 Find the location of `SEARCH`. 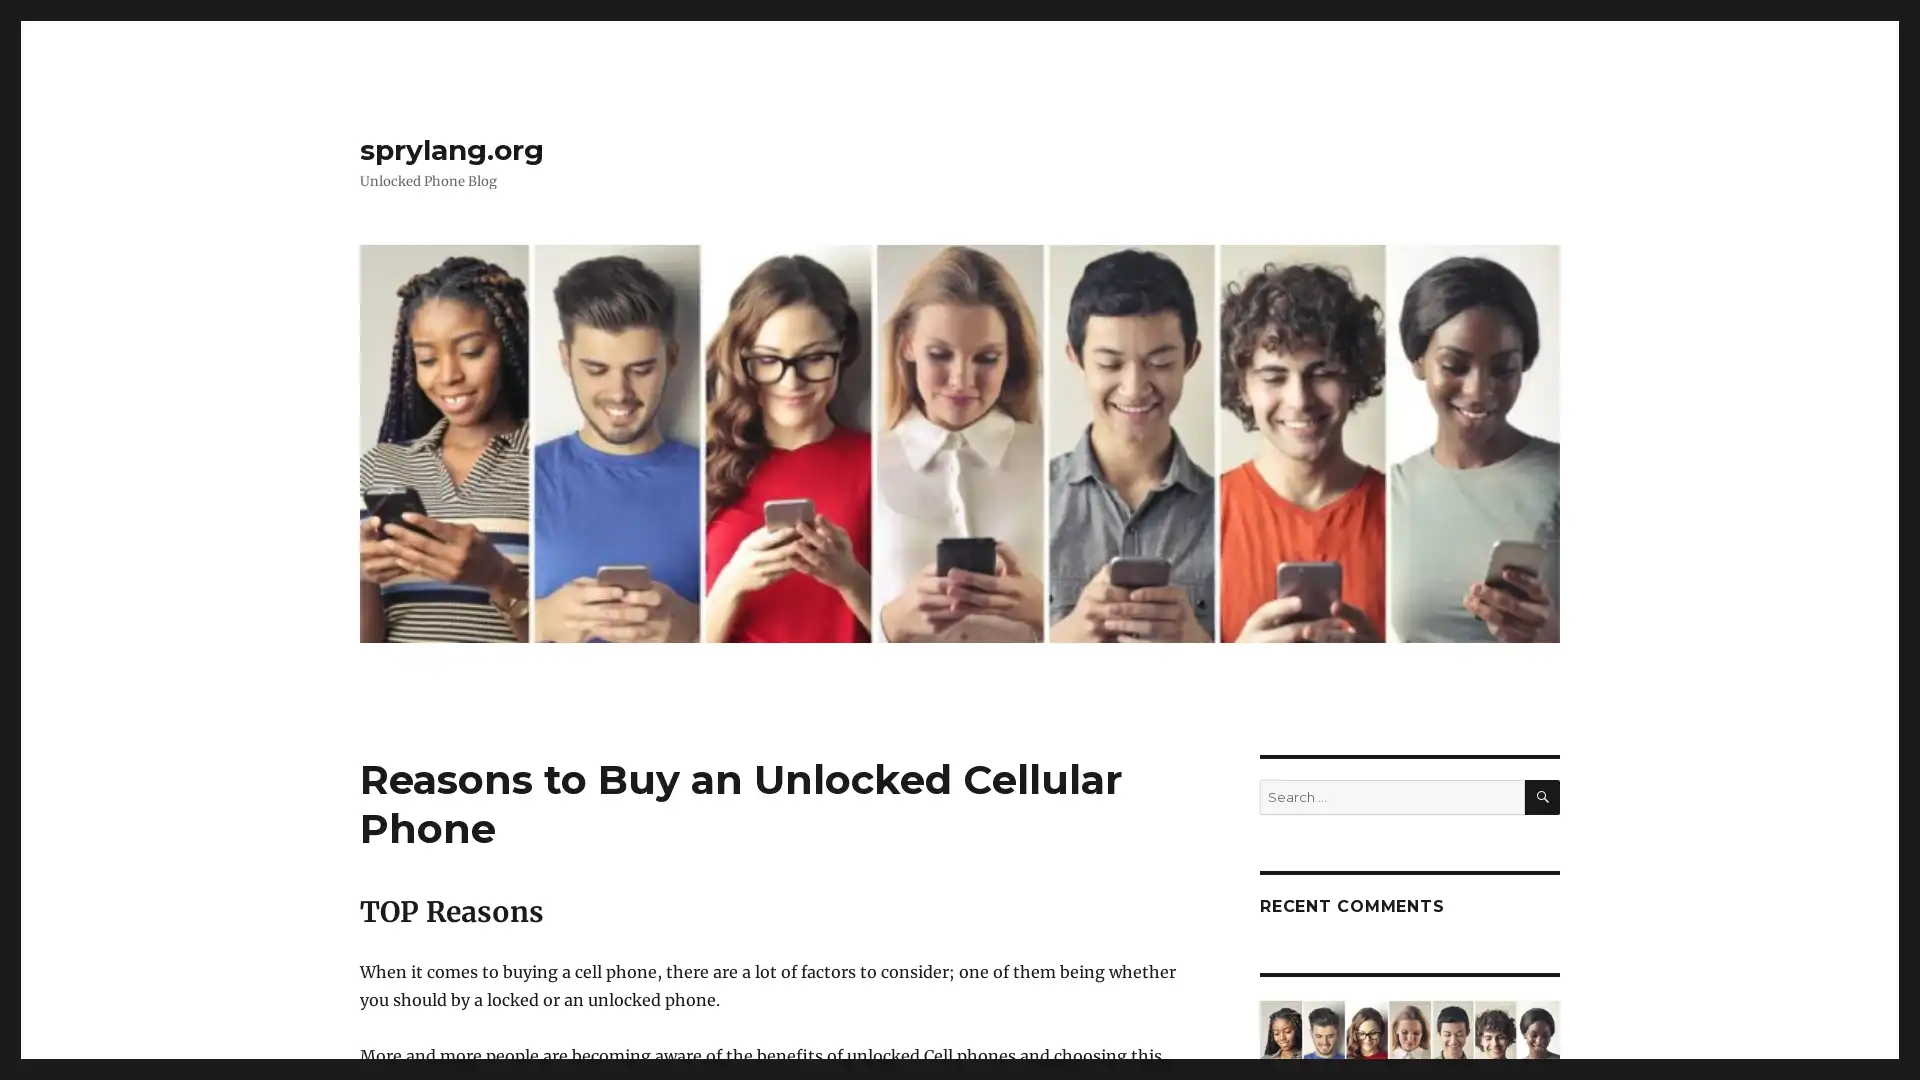

SEARCH is located at coordinates (1541, 797).